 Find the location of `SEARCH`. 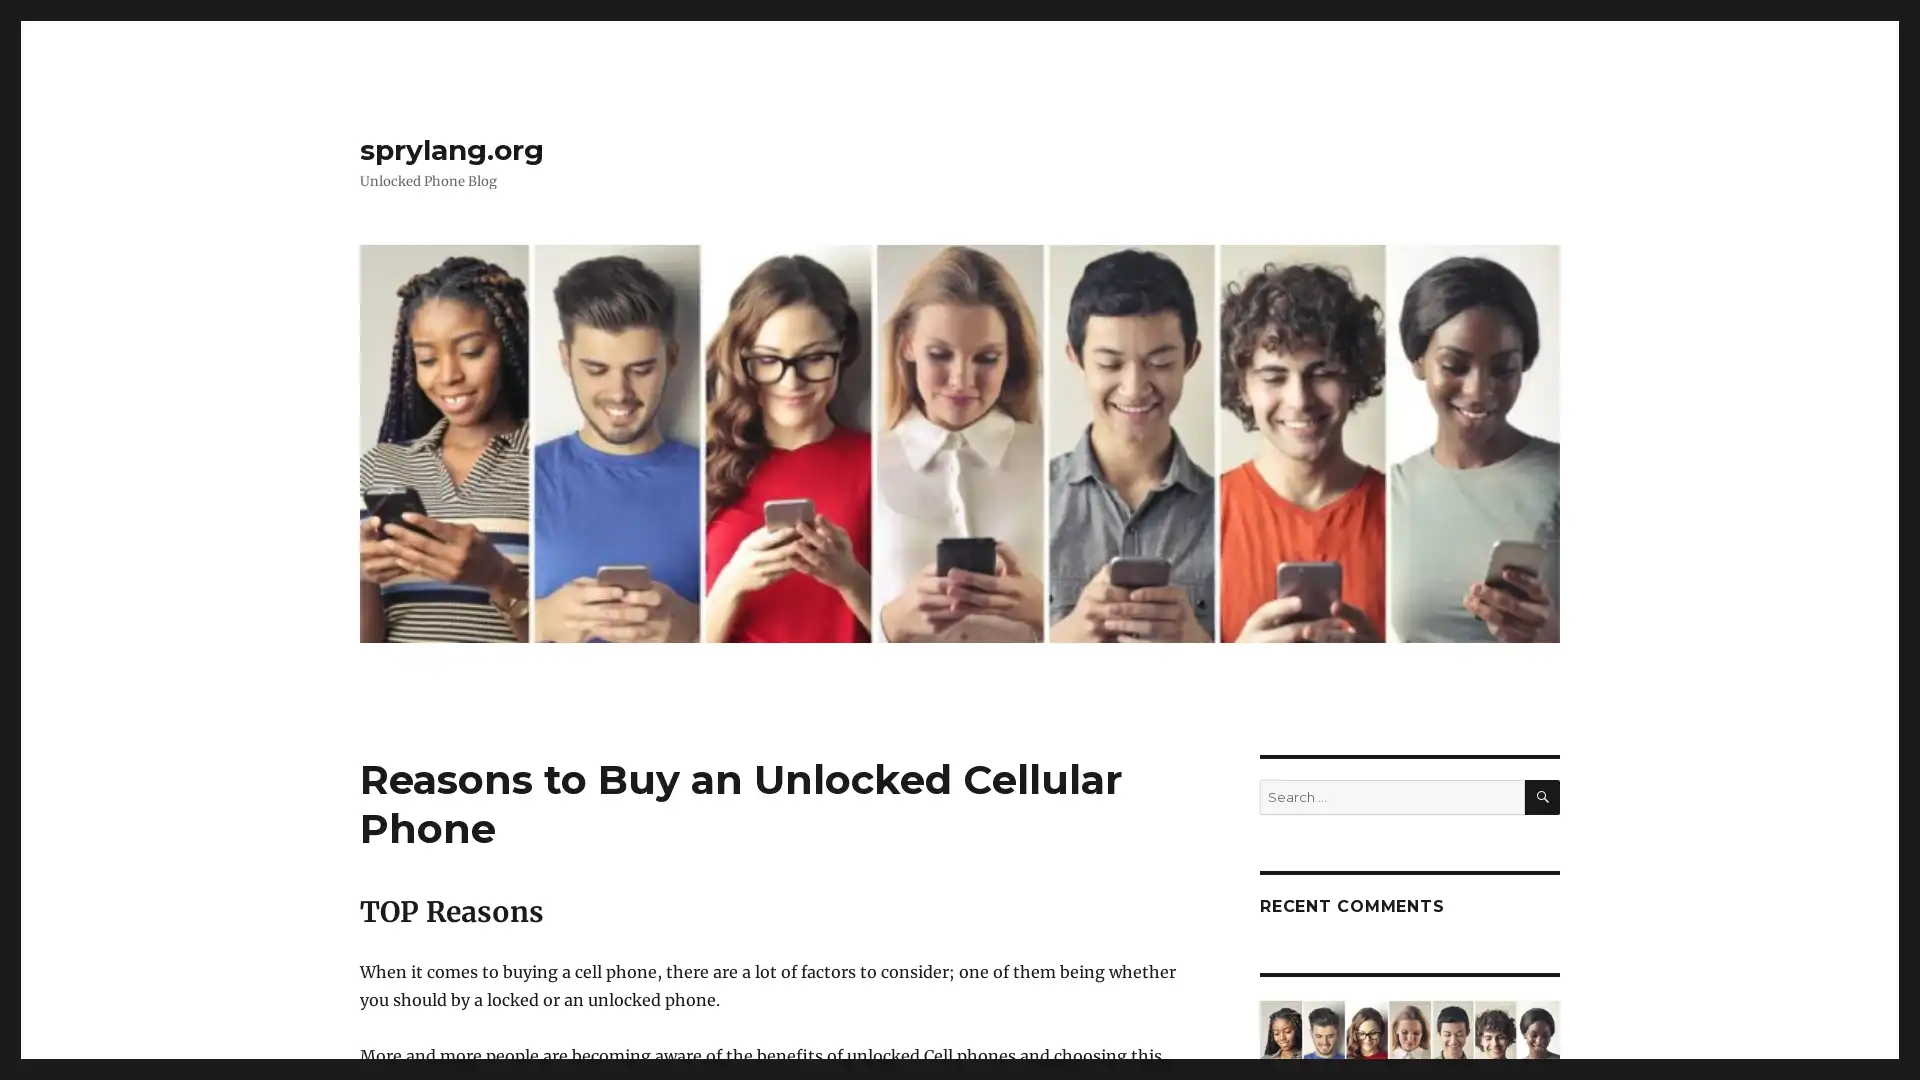

SEARCH is located at coordinates (1541, 797).